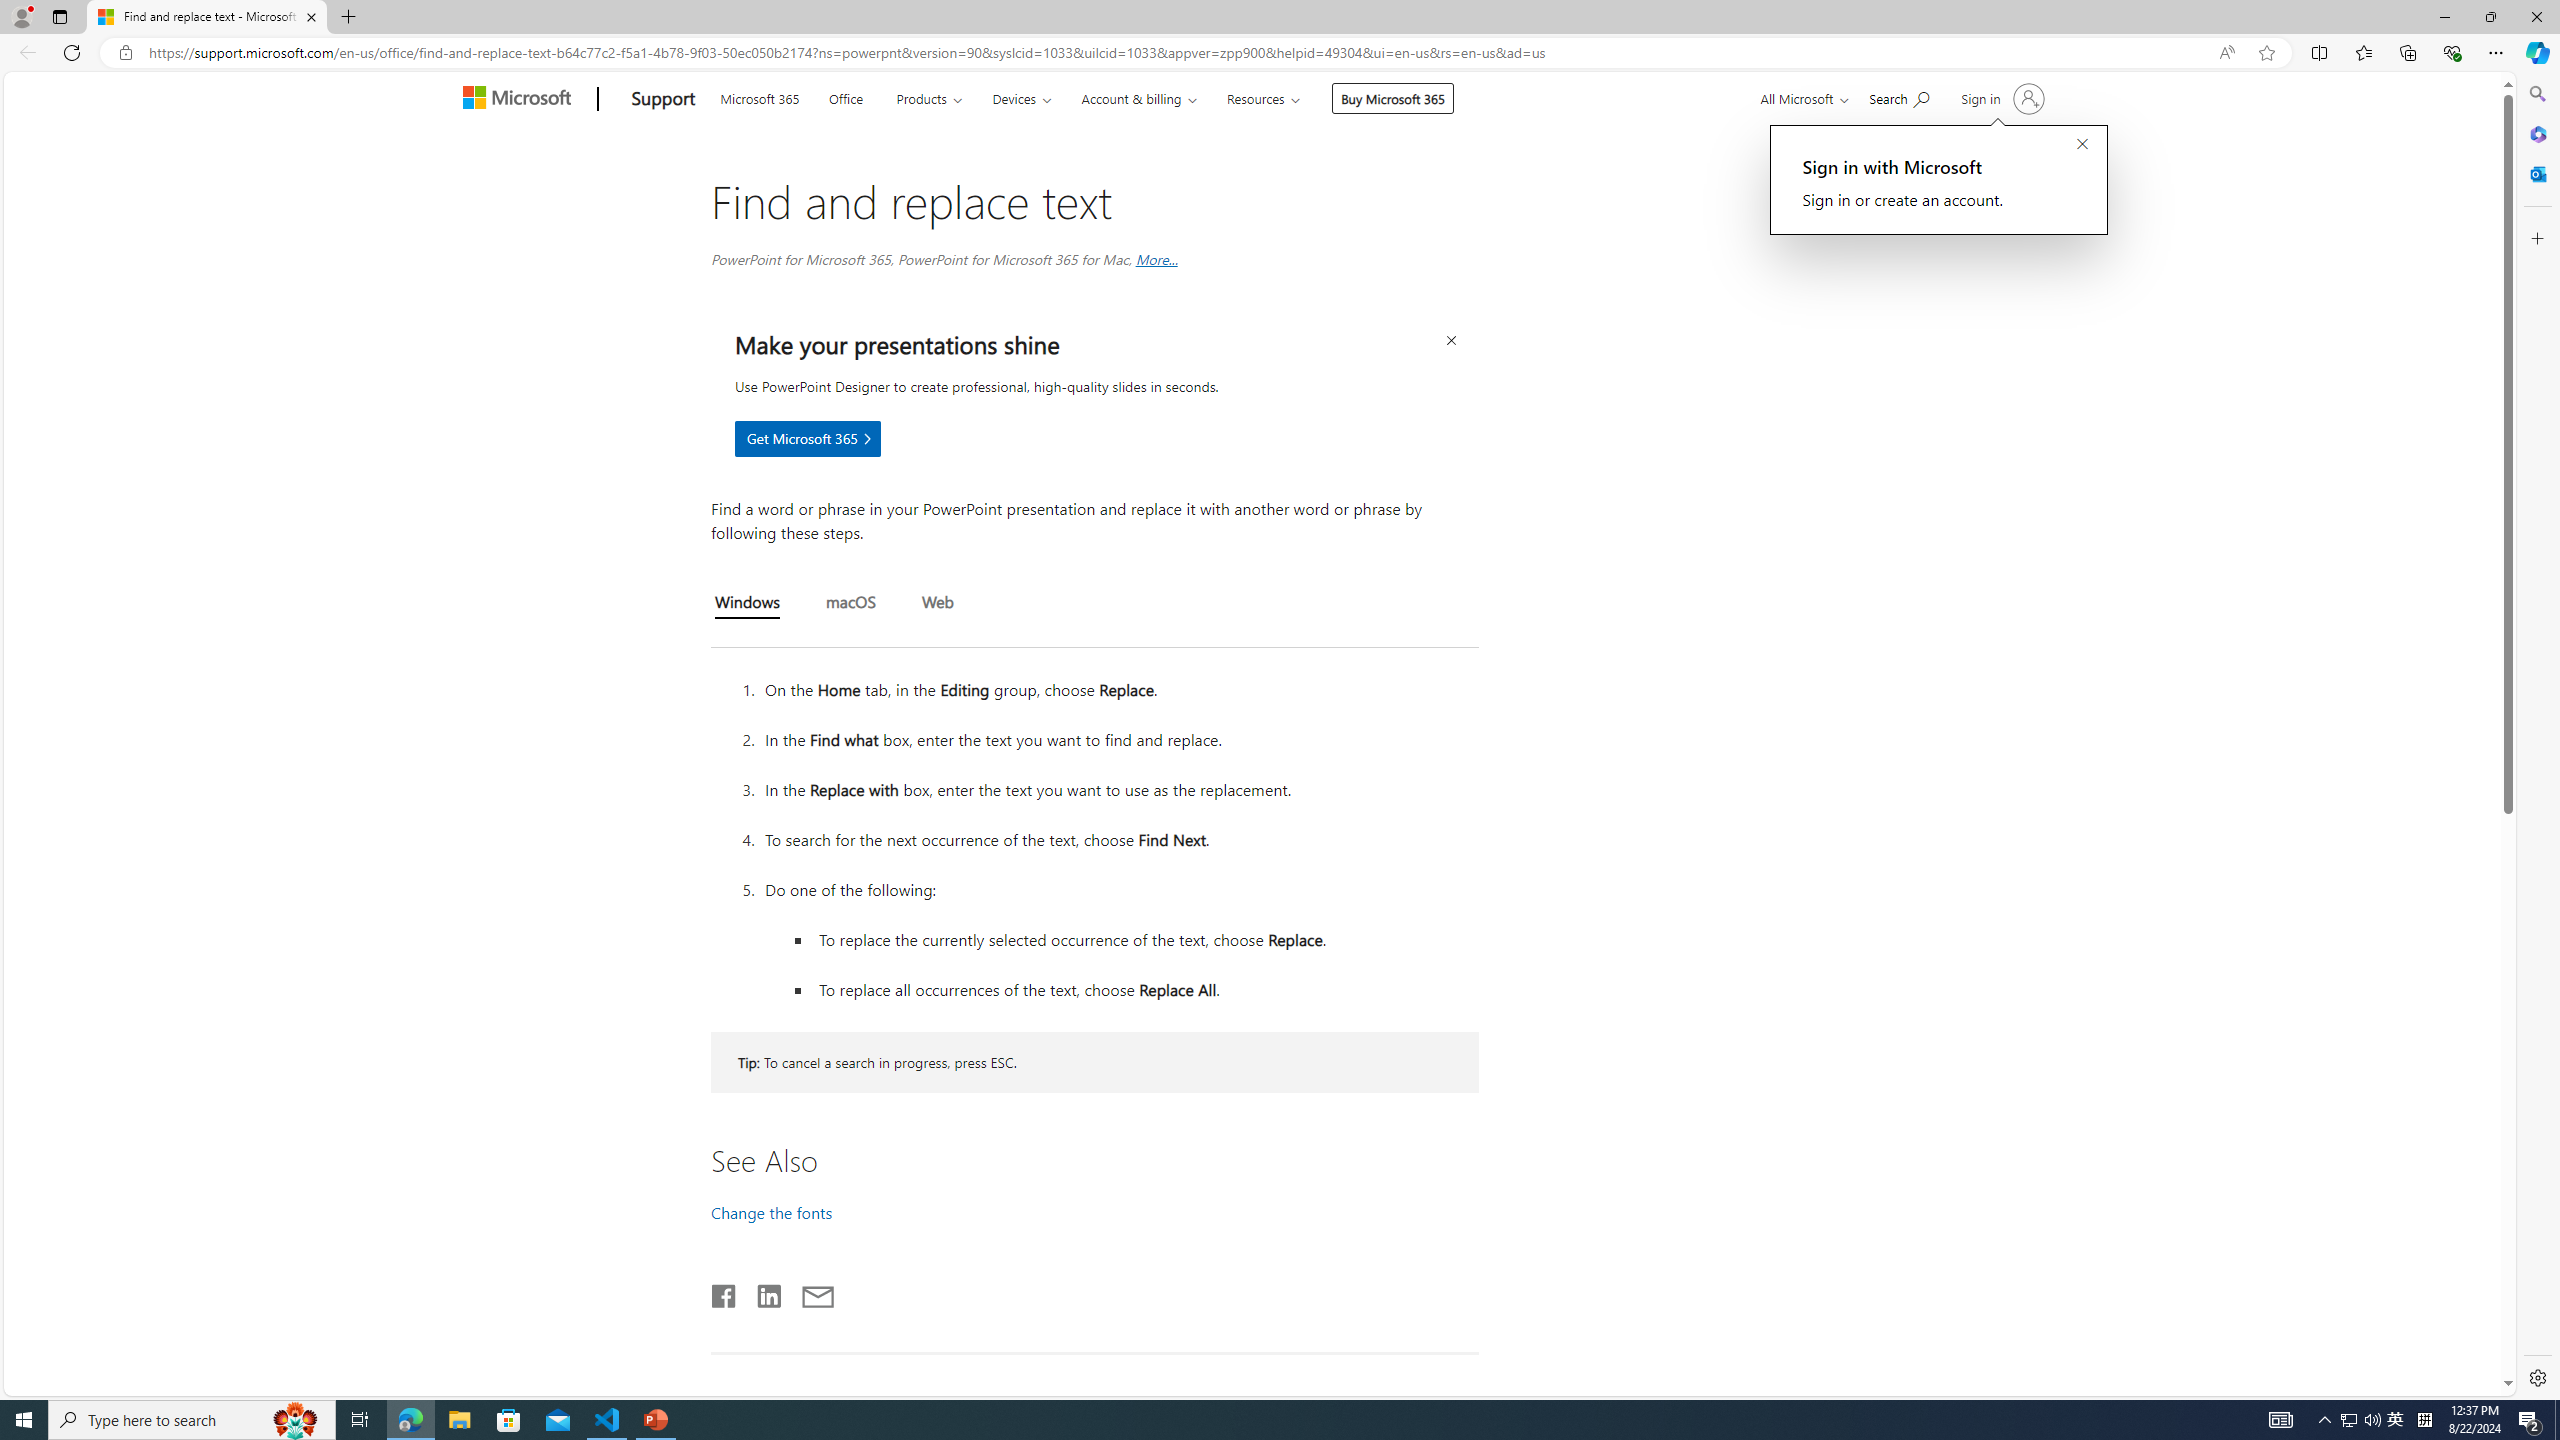 The width and height of the screenshot is (2560, 1440). What do you see at coordinates (1145, 988) in the screenshot?
I see `'To replace all occurrences of the text, choose Replace All.'` at bounding box center [1145, 988].